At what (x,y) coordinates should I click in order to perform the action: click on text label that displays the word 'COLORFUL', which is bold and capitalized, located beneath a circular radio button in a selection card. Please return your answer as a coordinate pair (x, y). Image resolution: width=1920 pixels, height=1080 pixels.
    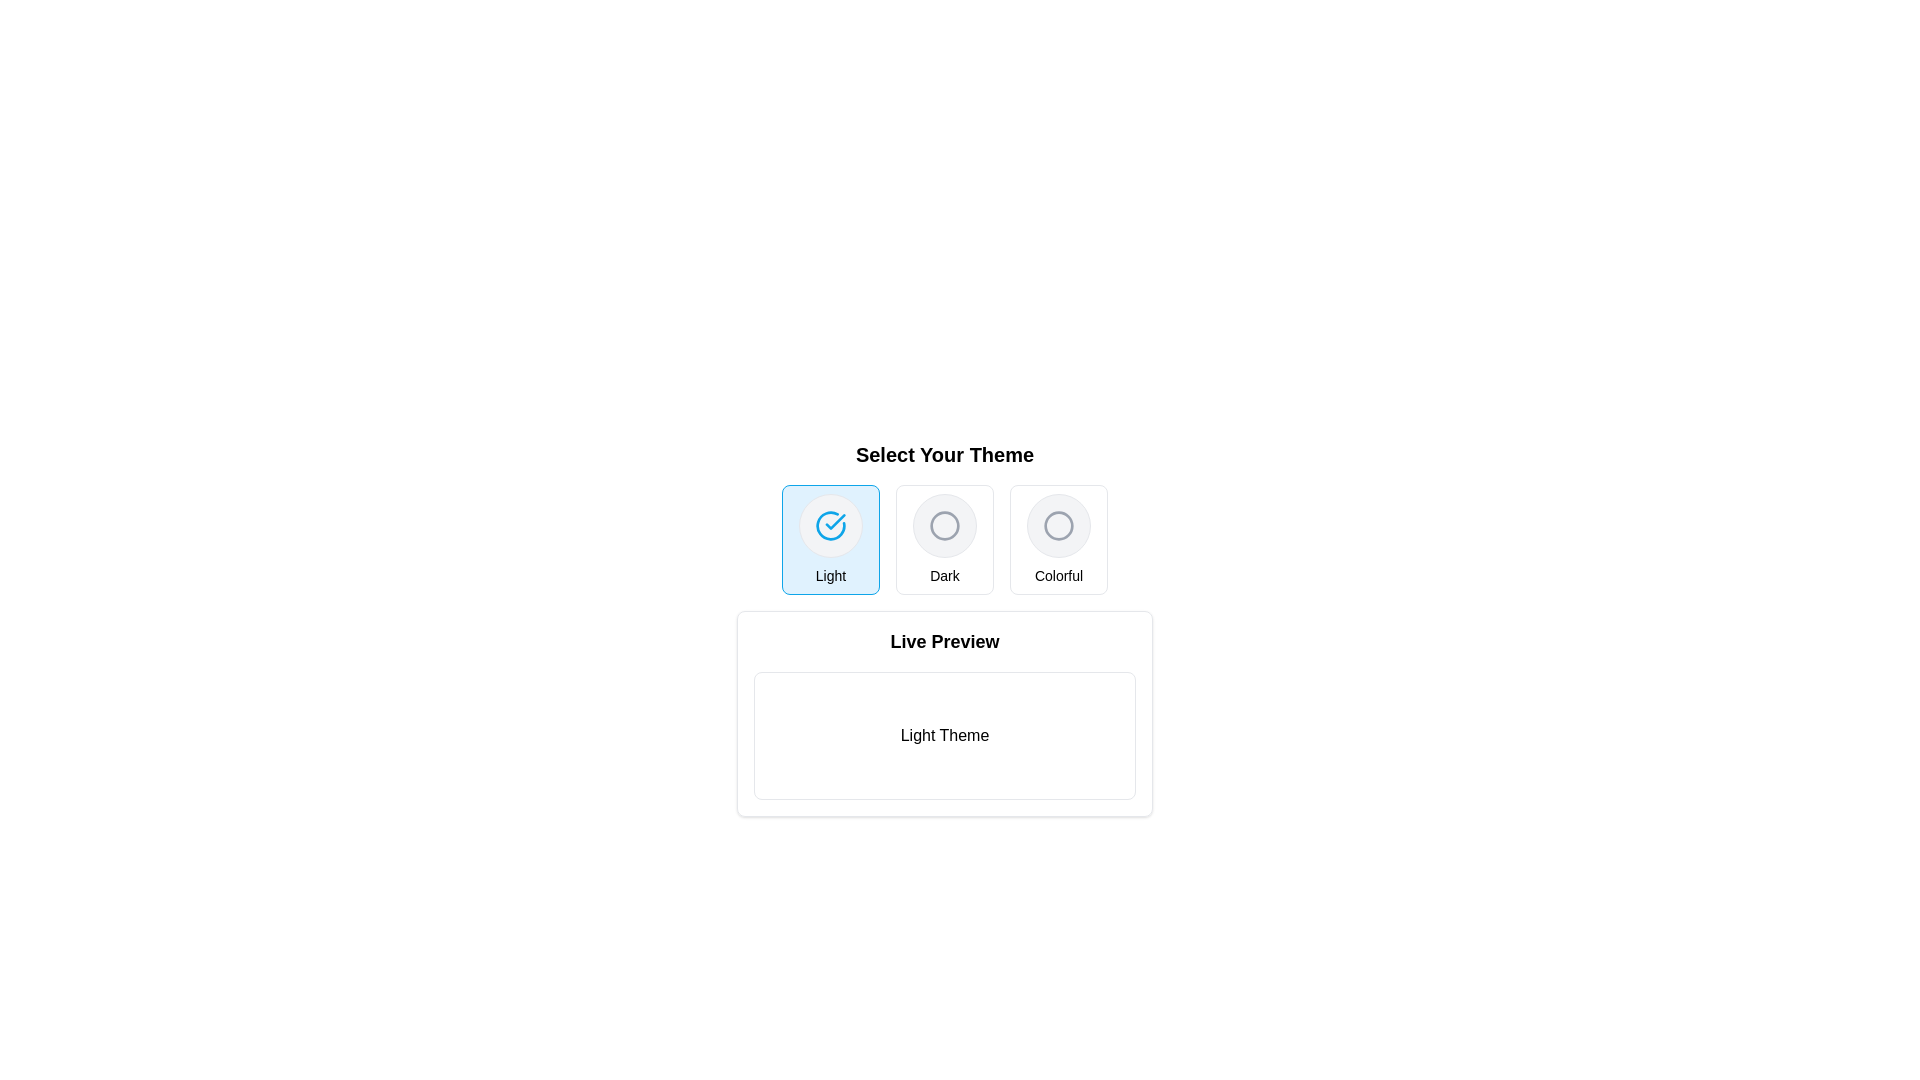
    Looking at the image, I should click on (1058, 575).